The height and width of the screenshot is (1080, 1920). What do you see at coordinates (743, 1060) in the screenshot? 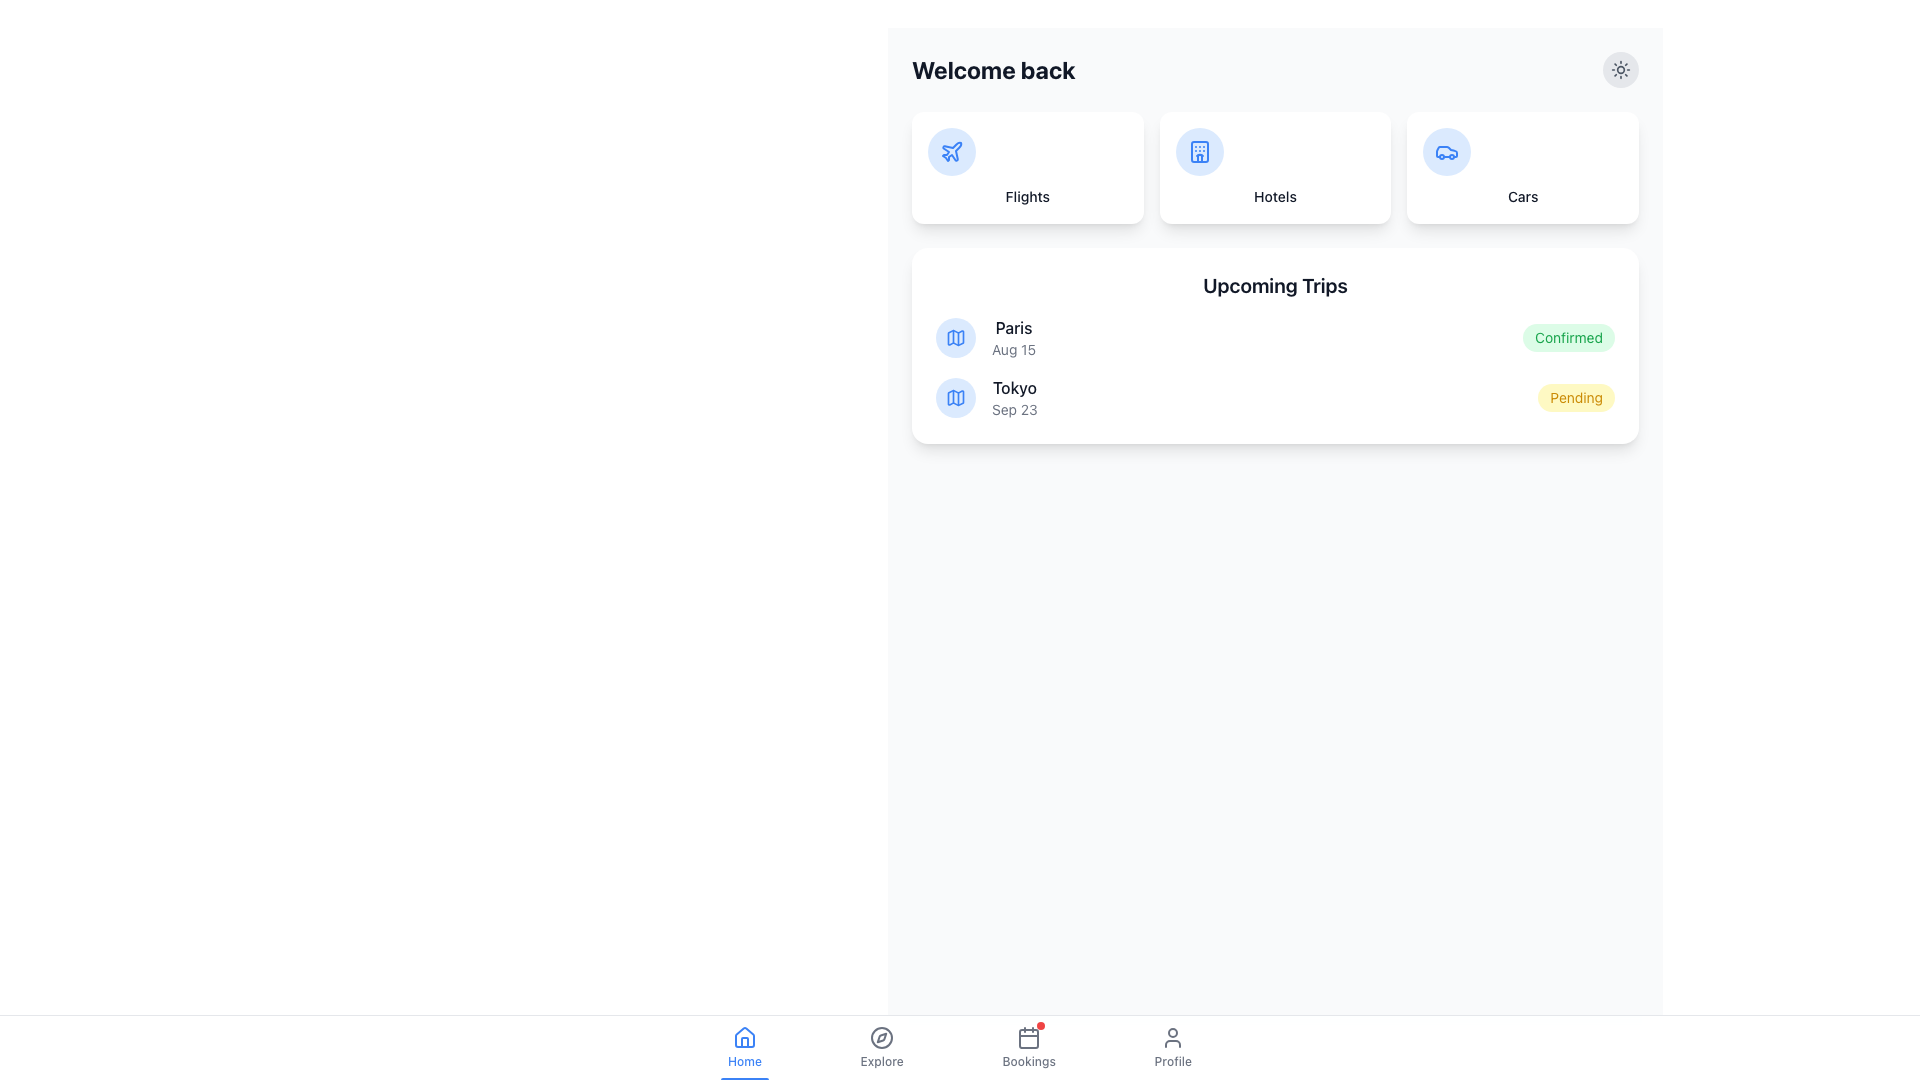
I see `the 'Home' text label, which is styled in blue and positioned as the leftmost item in the navigation bar beneath a house icon` at bounding box center [743, 1060].